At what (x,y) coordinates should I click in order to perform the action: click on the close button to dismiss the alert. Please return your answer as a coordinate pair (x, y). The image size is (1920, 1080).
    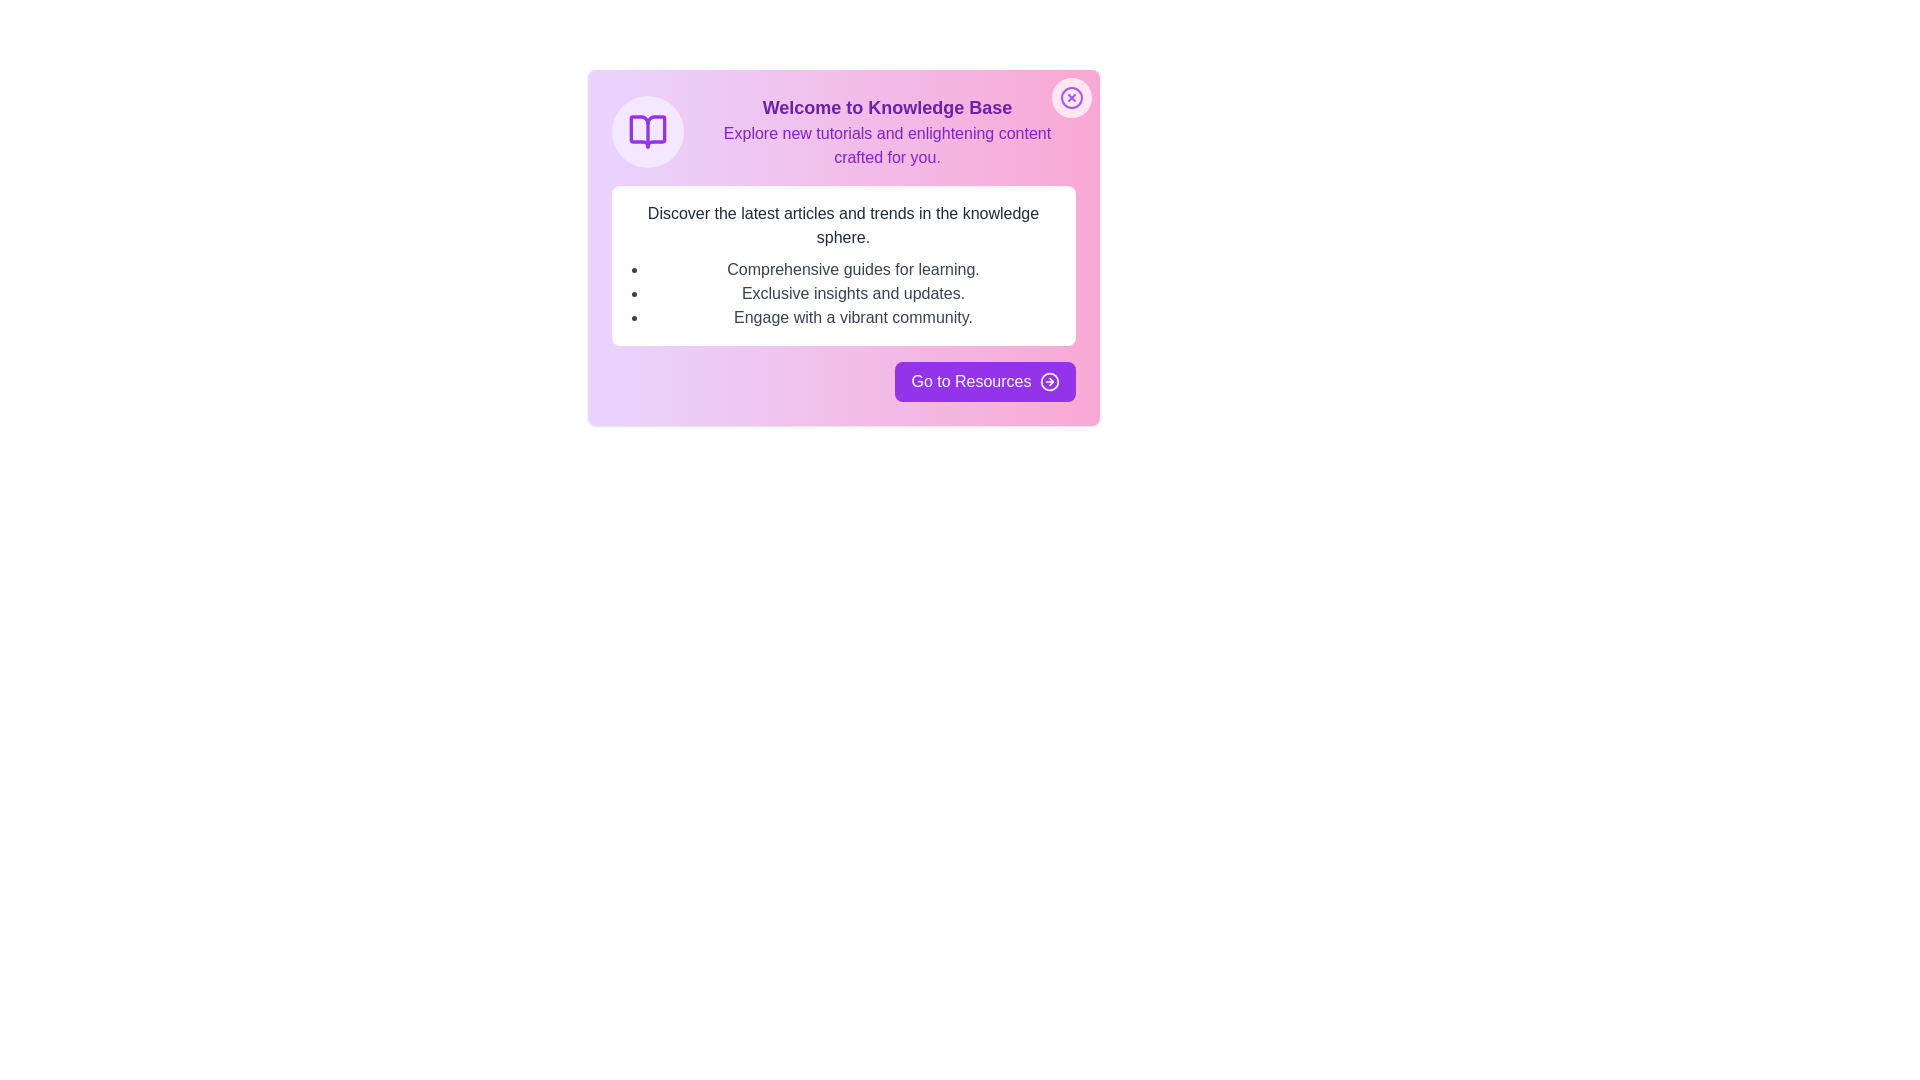
    Looking at the image, I should click on (1070, 97).